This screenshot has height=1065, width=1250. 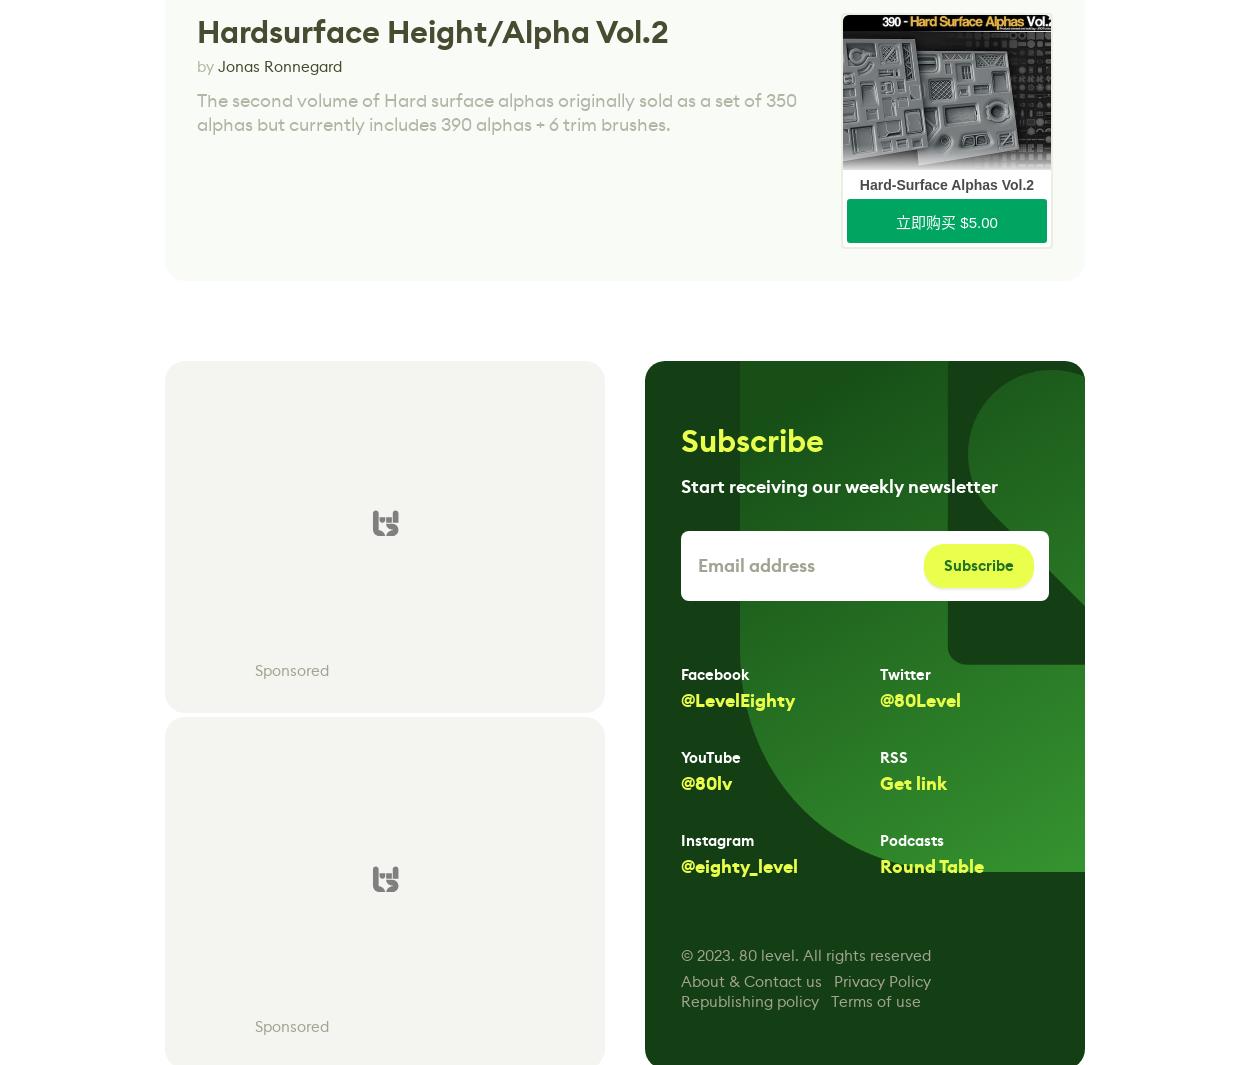 I want to click on '. 80 level. All rights reserved', so click(x=829, y=955).